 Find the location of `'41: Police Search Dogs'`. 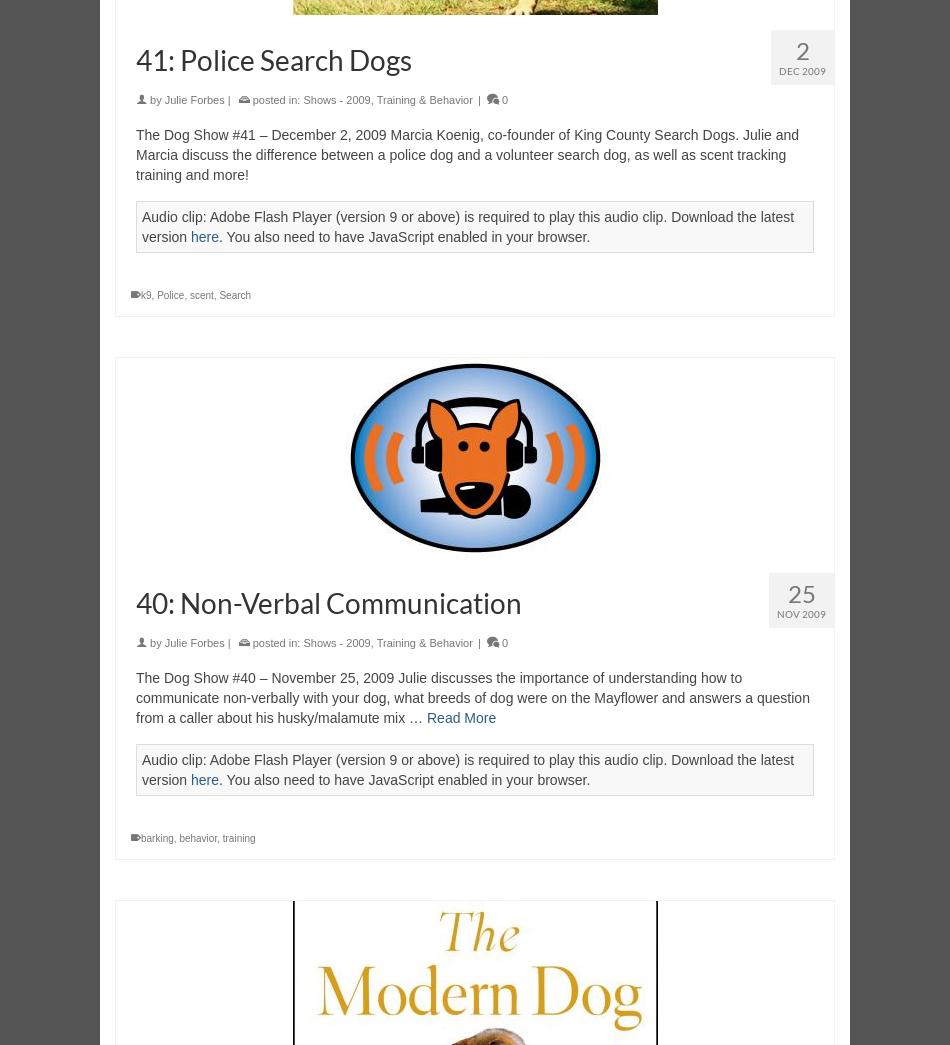

'41: Police Search Dogs' is located at coordinates (272, 59).